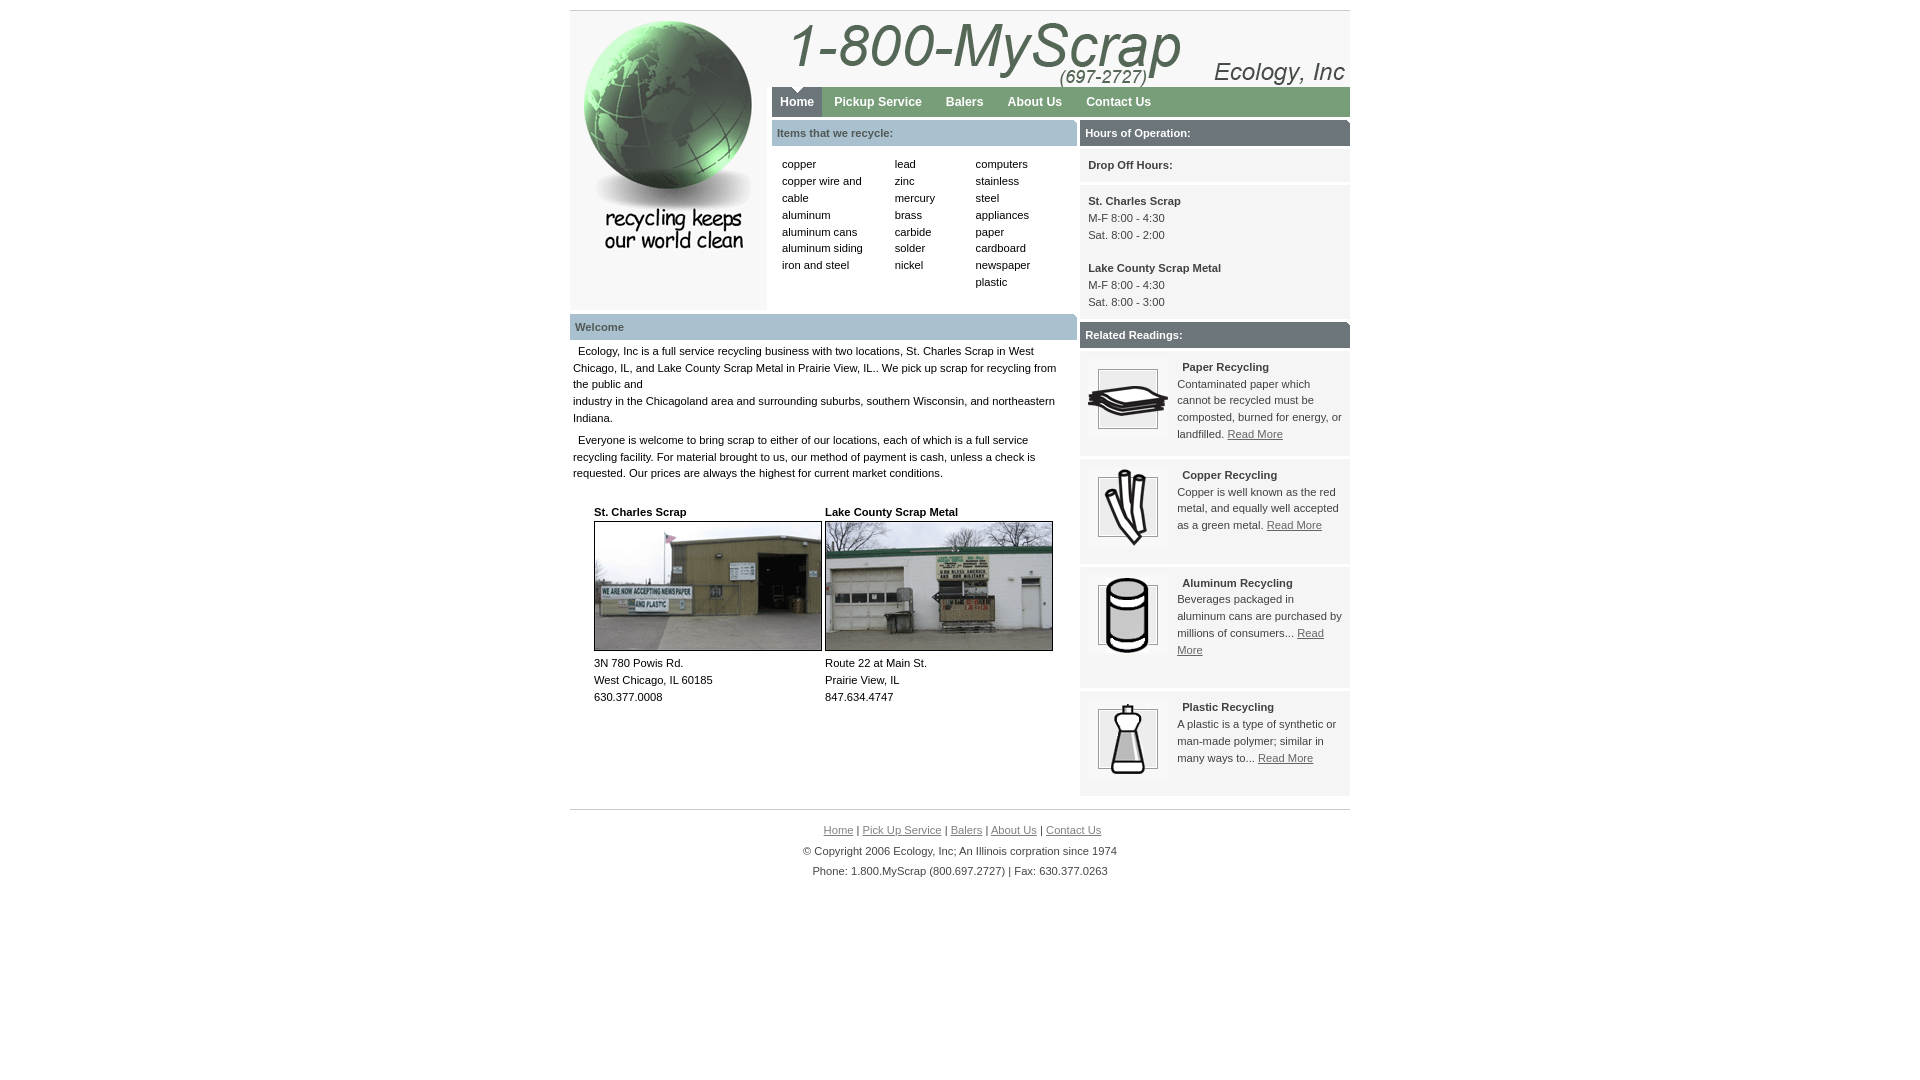  What do you see at coordinates (964, 101) in the screenshot?
I see `'Balers'` at bounding box center [964, 101].